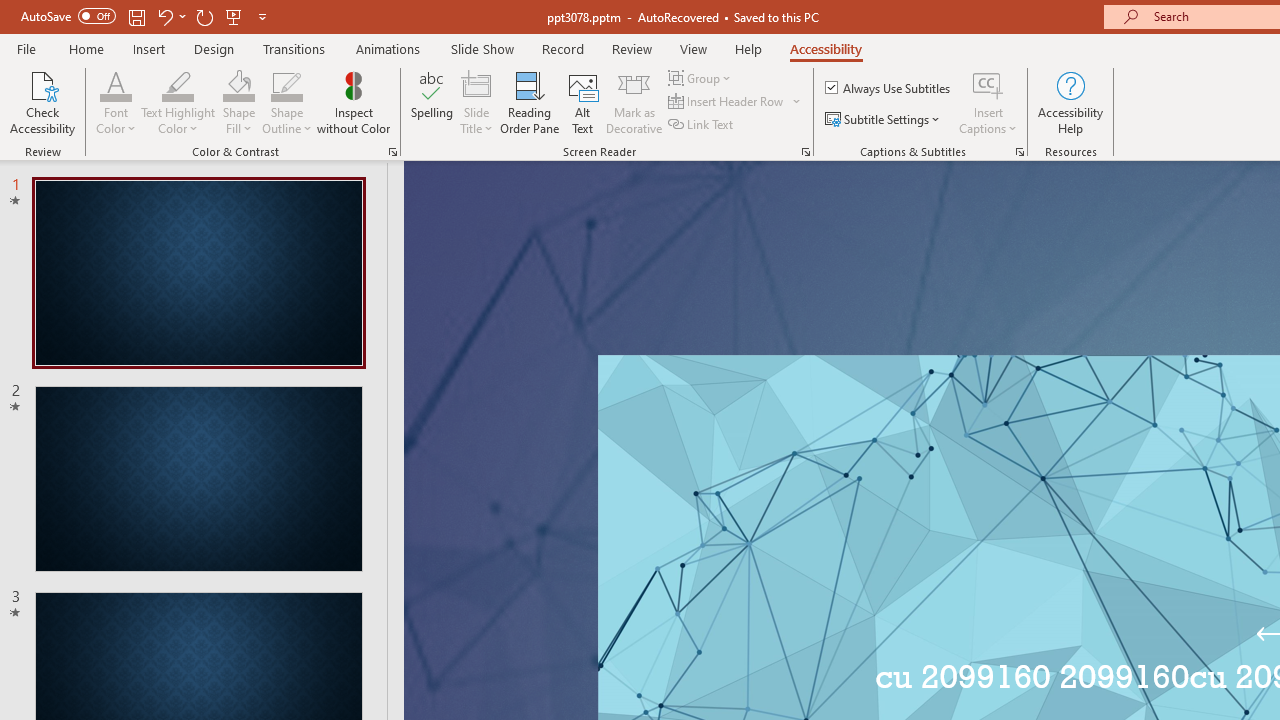 The width and height of the screenshot is (1280, 720). Describe the element at coordinates (805, 150) in the screenshot. I see `'Screen Reader'` at that location.